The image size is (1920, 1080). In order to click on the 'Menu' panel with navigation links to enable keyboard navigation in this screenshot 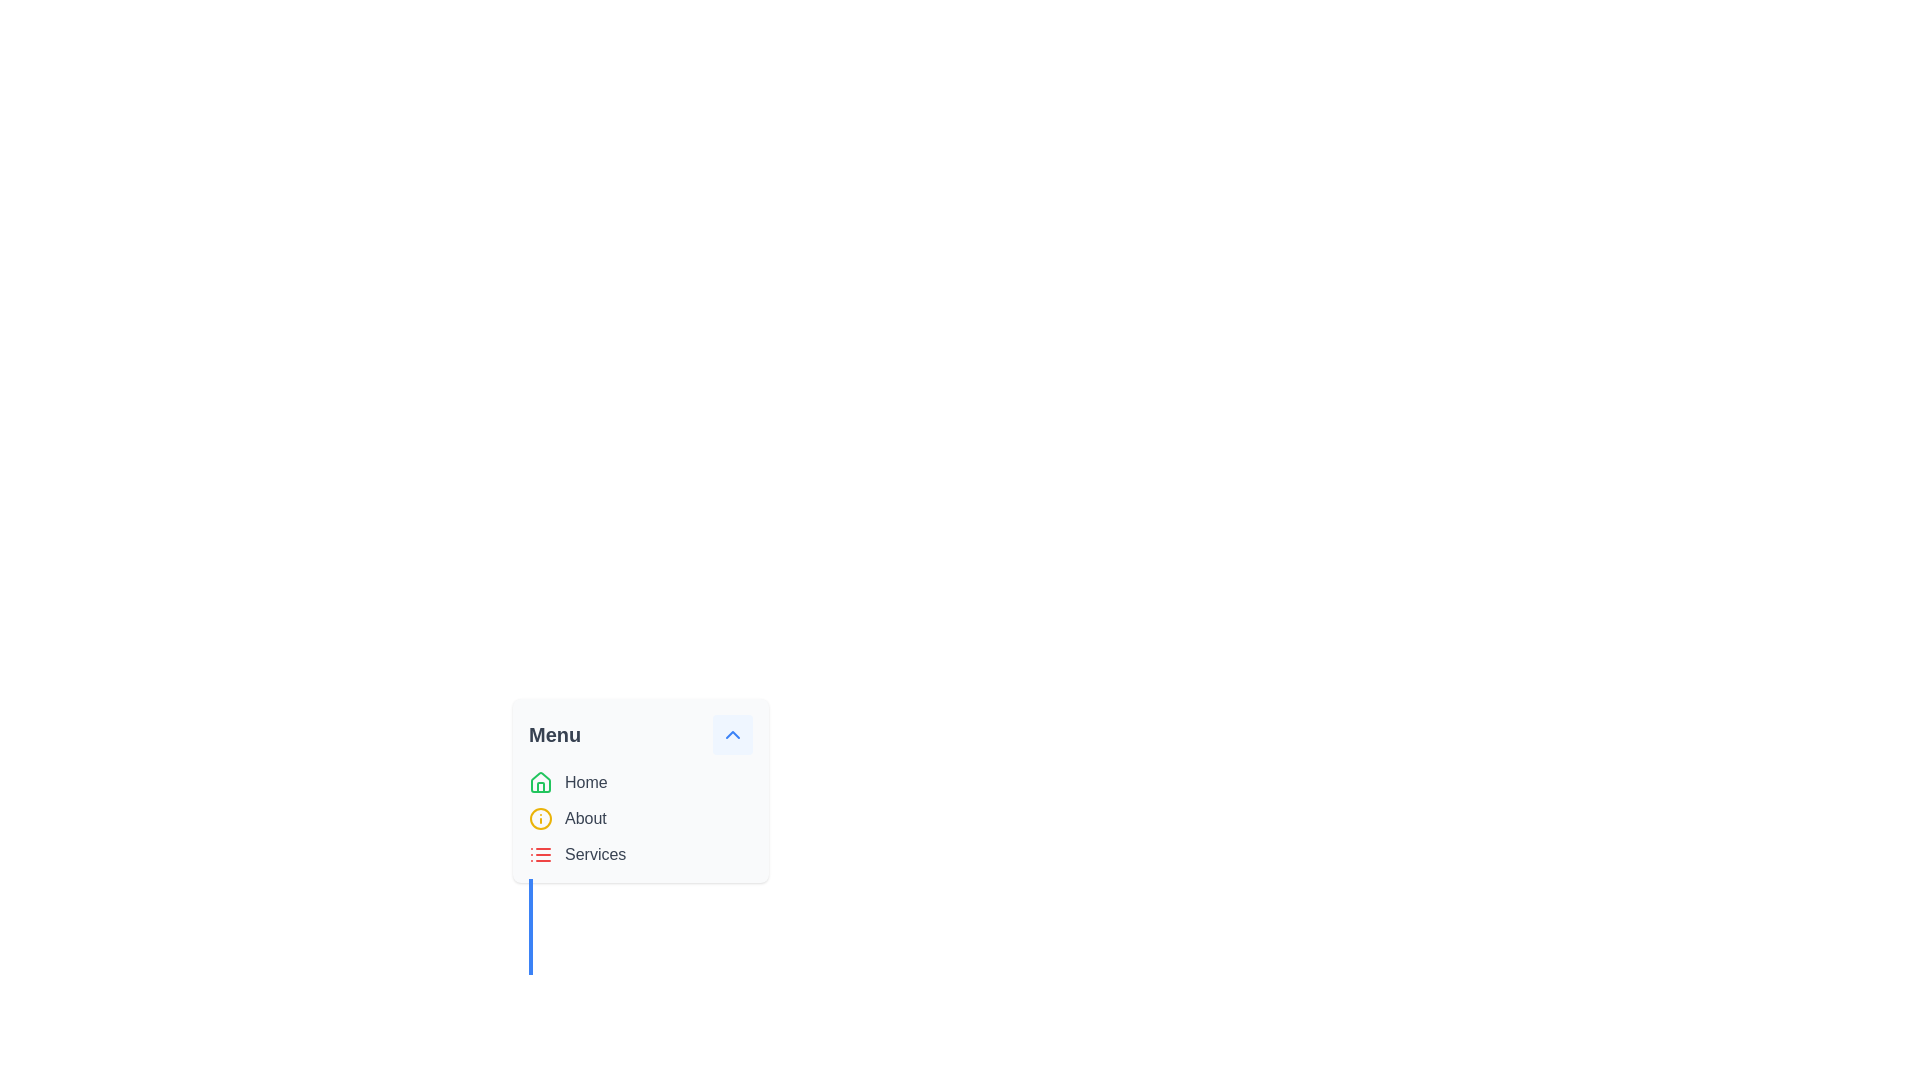, I will do `click(641, 789)`.